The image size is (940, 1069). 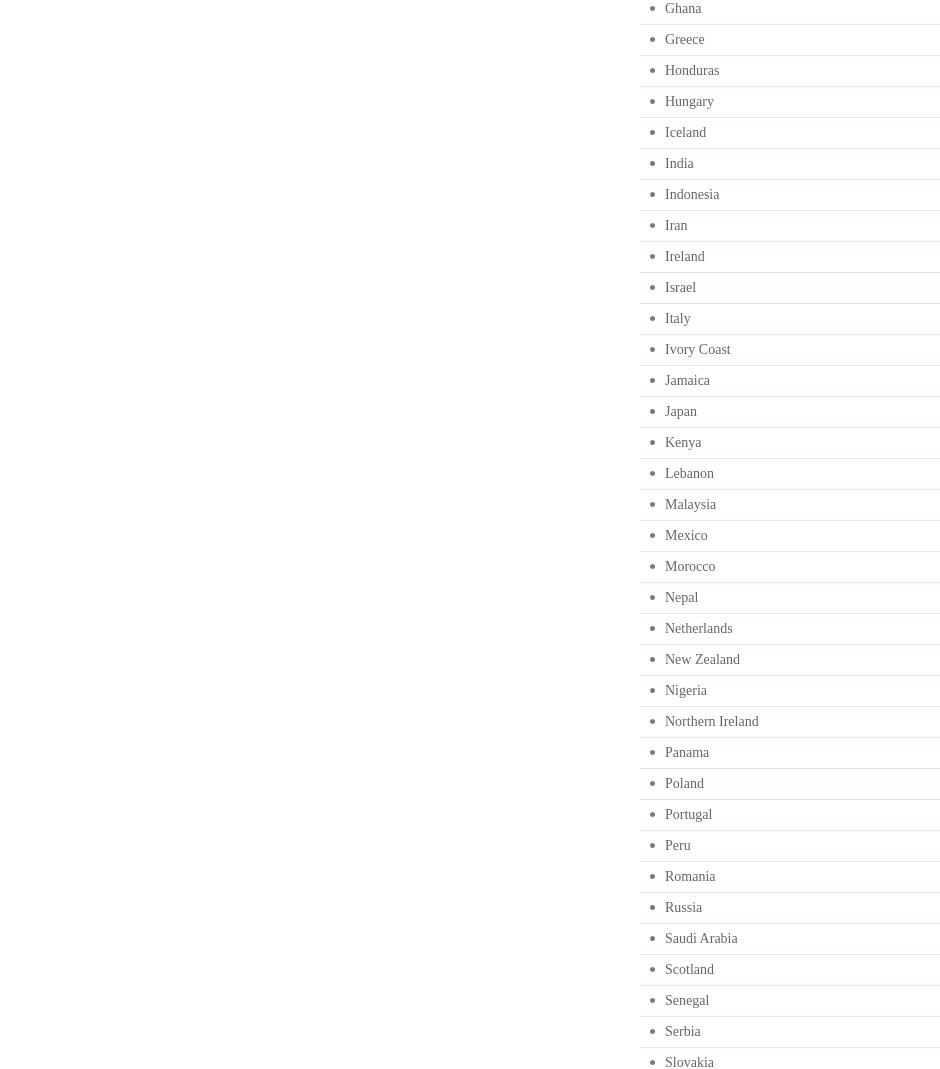 I want to click on 'Nepal', so click(x=664, y=597).